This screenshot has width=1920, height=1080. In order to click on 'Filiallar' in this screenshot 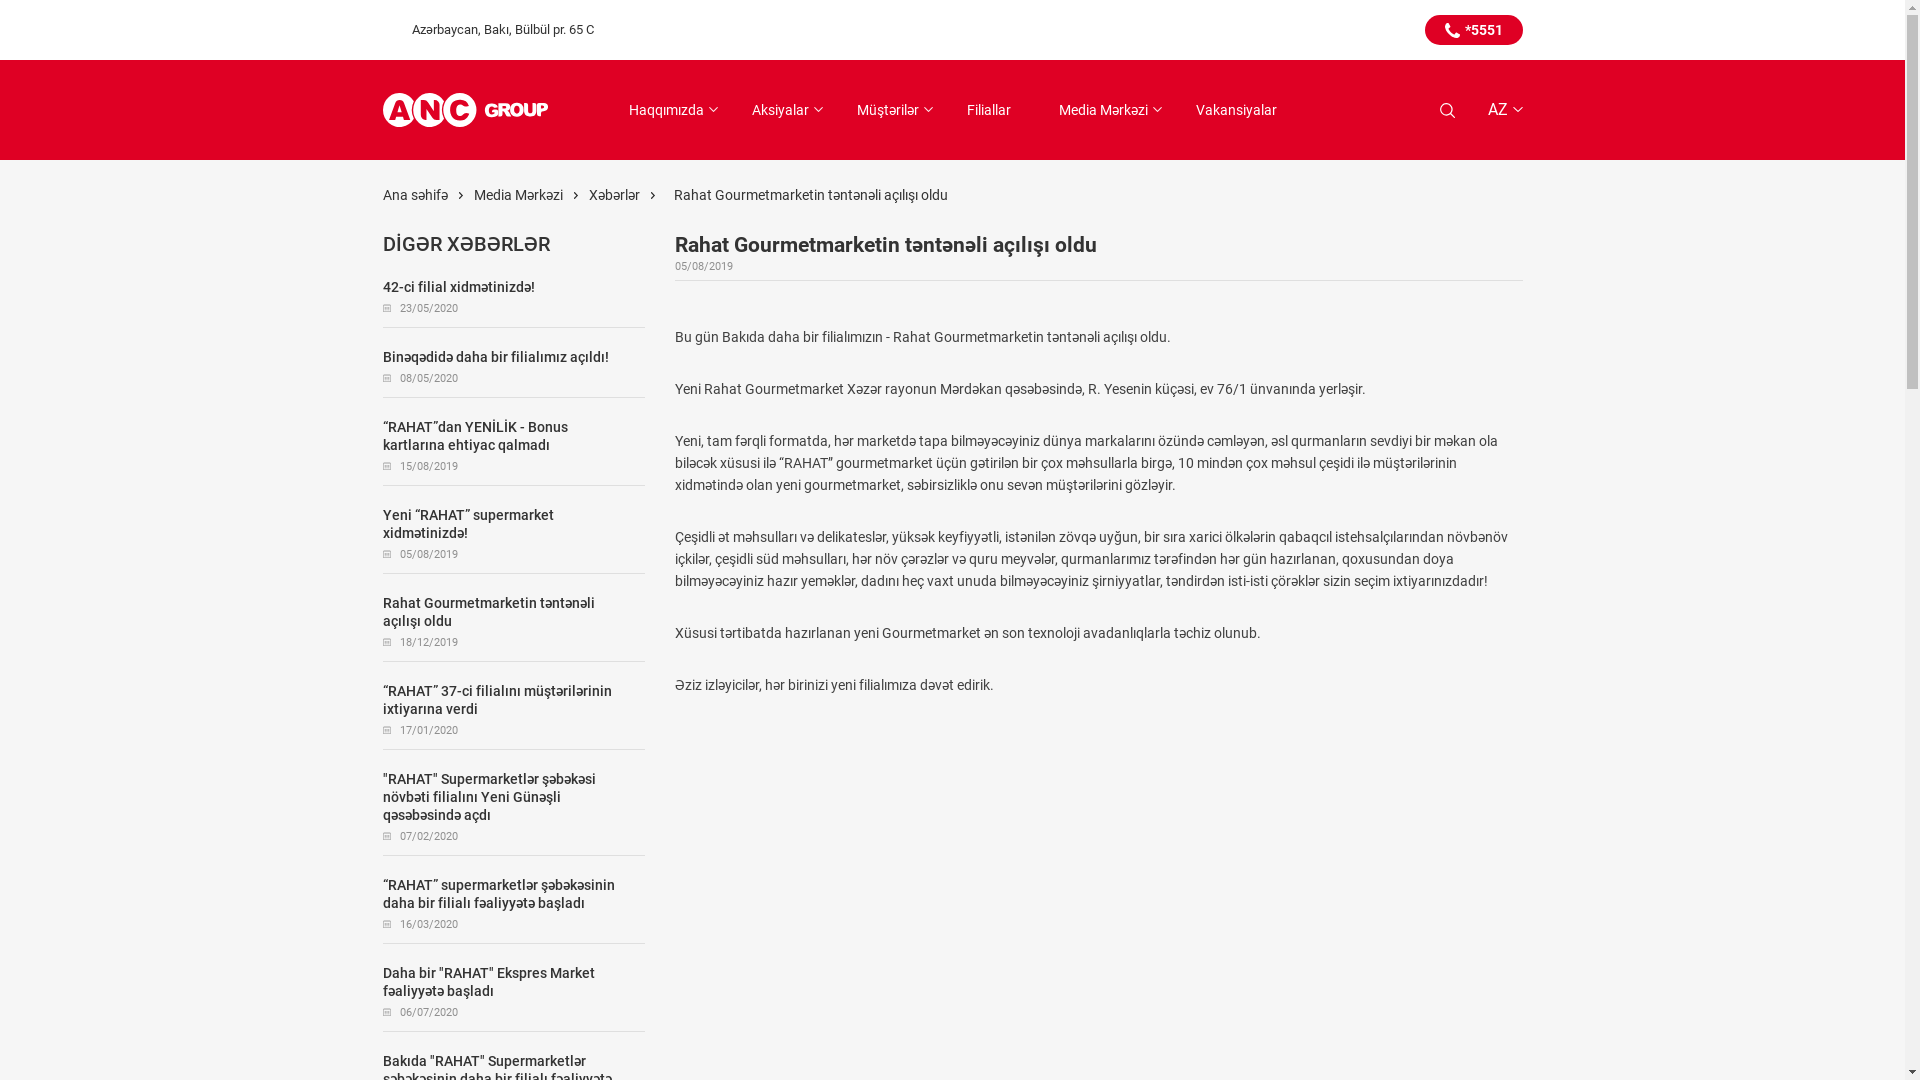, I will do `click(988, 110)`.